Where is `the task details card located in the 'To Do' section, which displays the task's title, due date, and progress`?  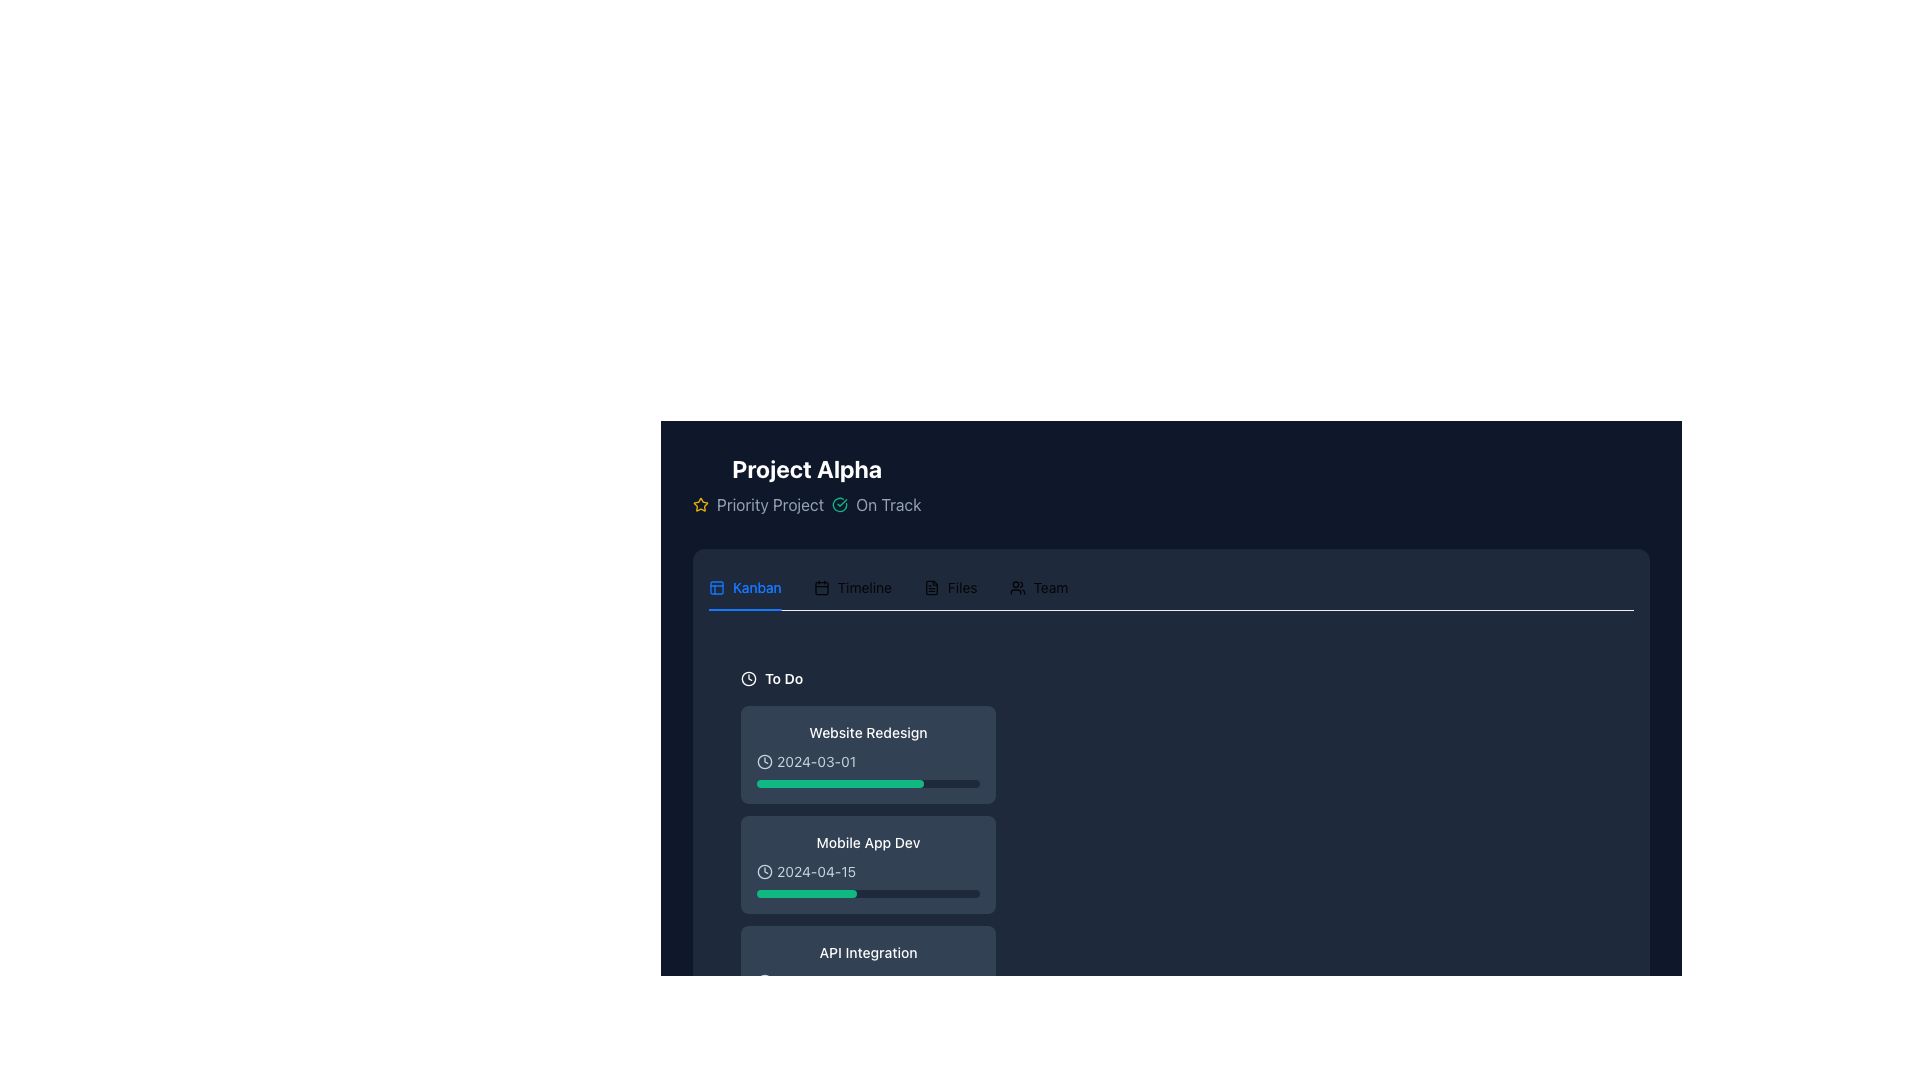 the task details card located in the 'To Do' section, which displays the task's title, due date, and progress is located at coordinates (868, 755).